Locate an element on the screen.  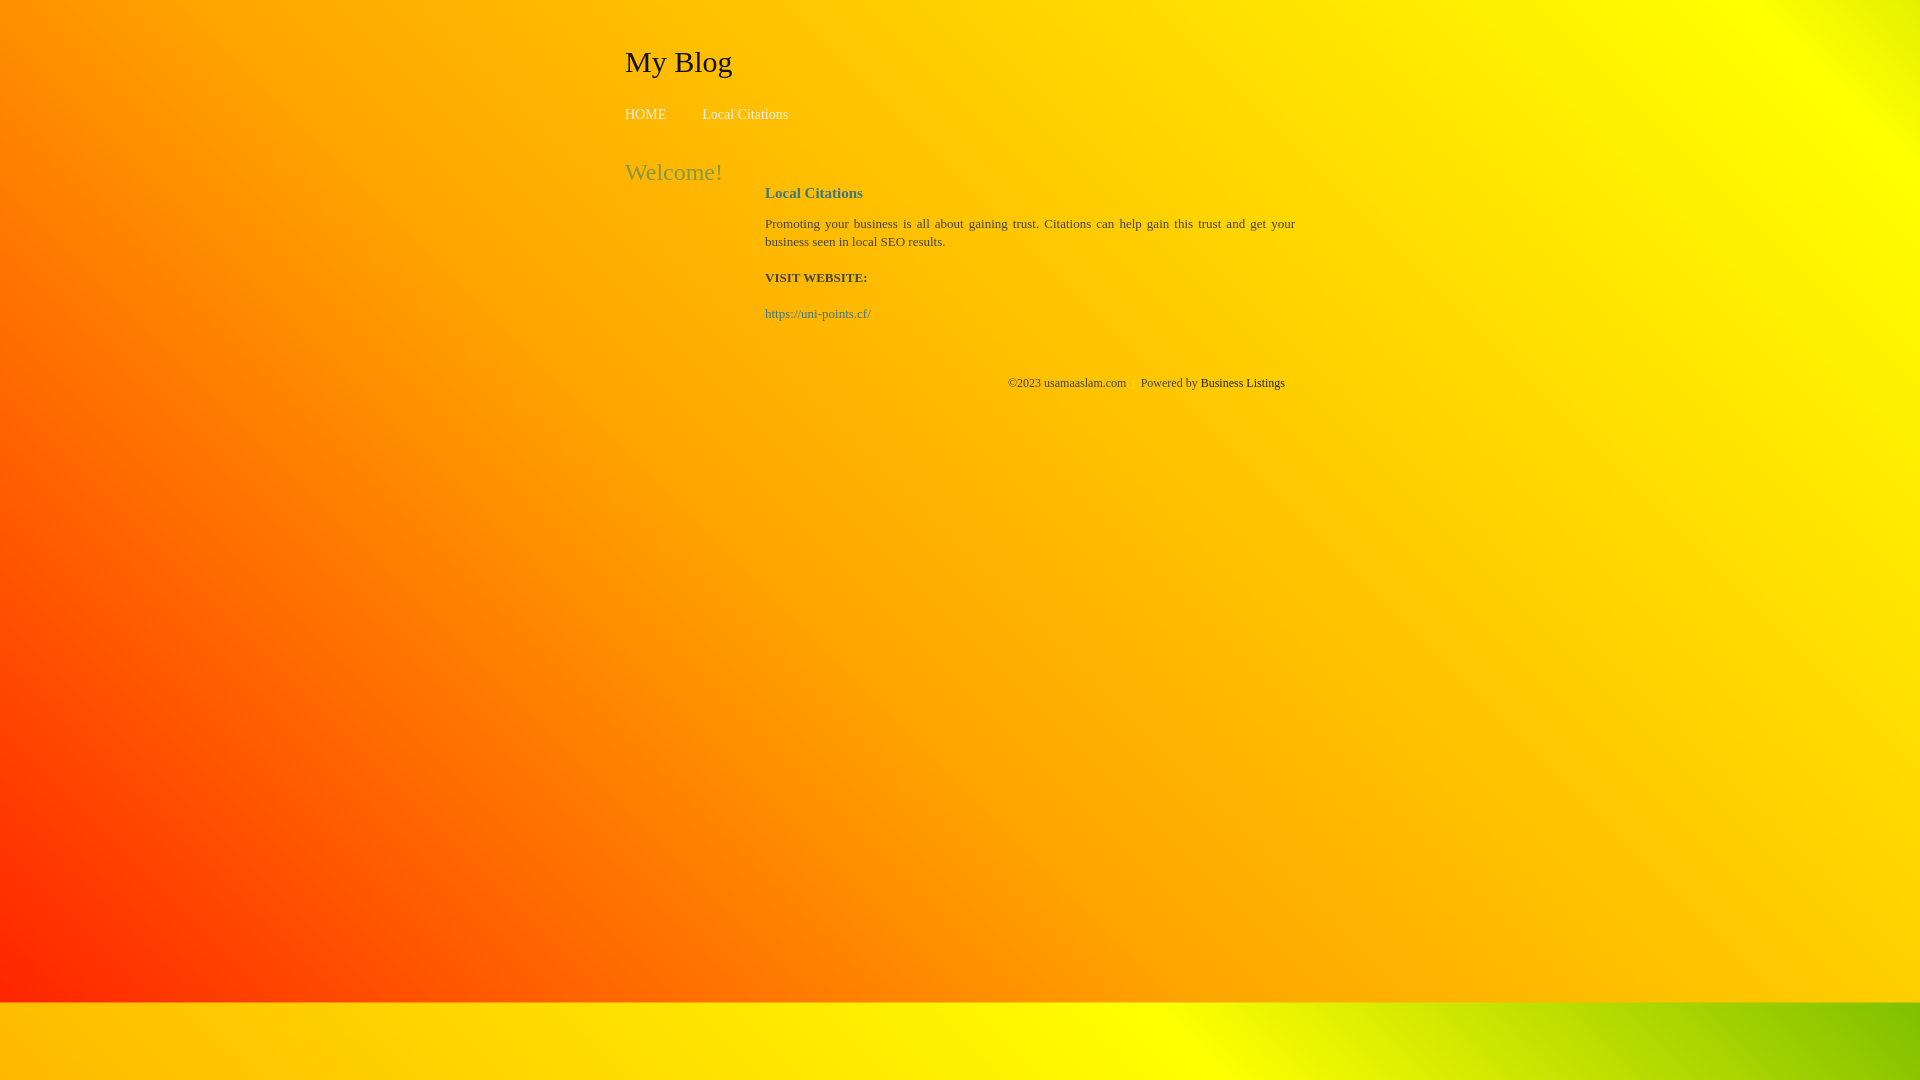
'https://uni-points.cf/' is located at coordinates (763, 313).